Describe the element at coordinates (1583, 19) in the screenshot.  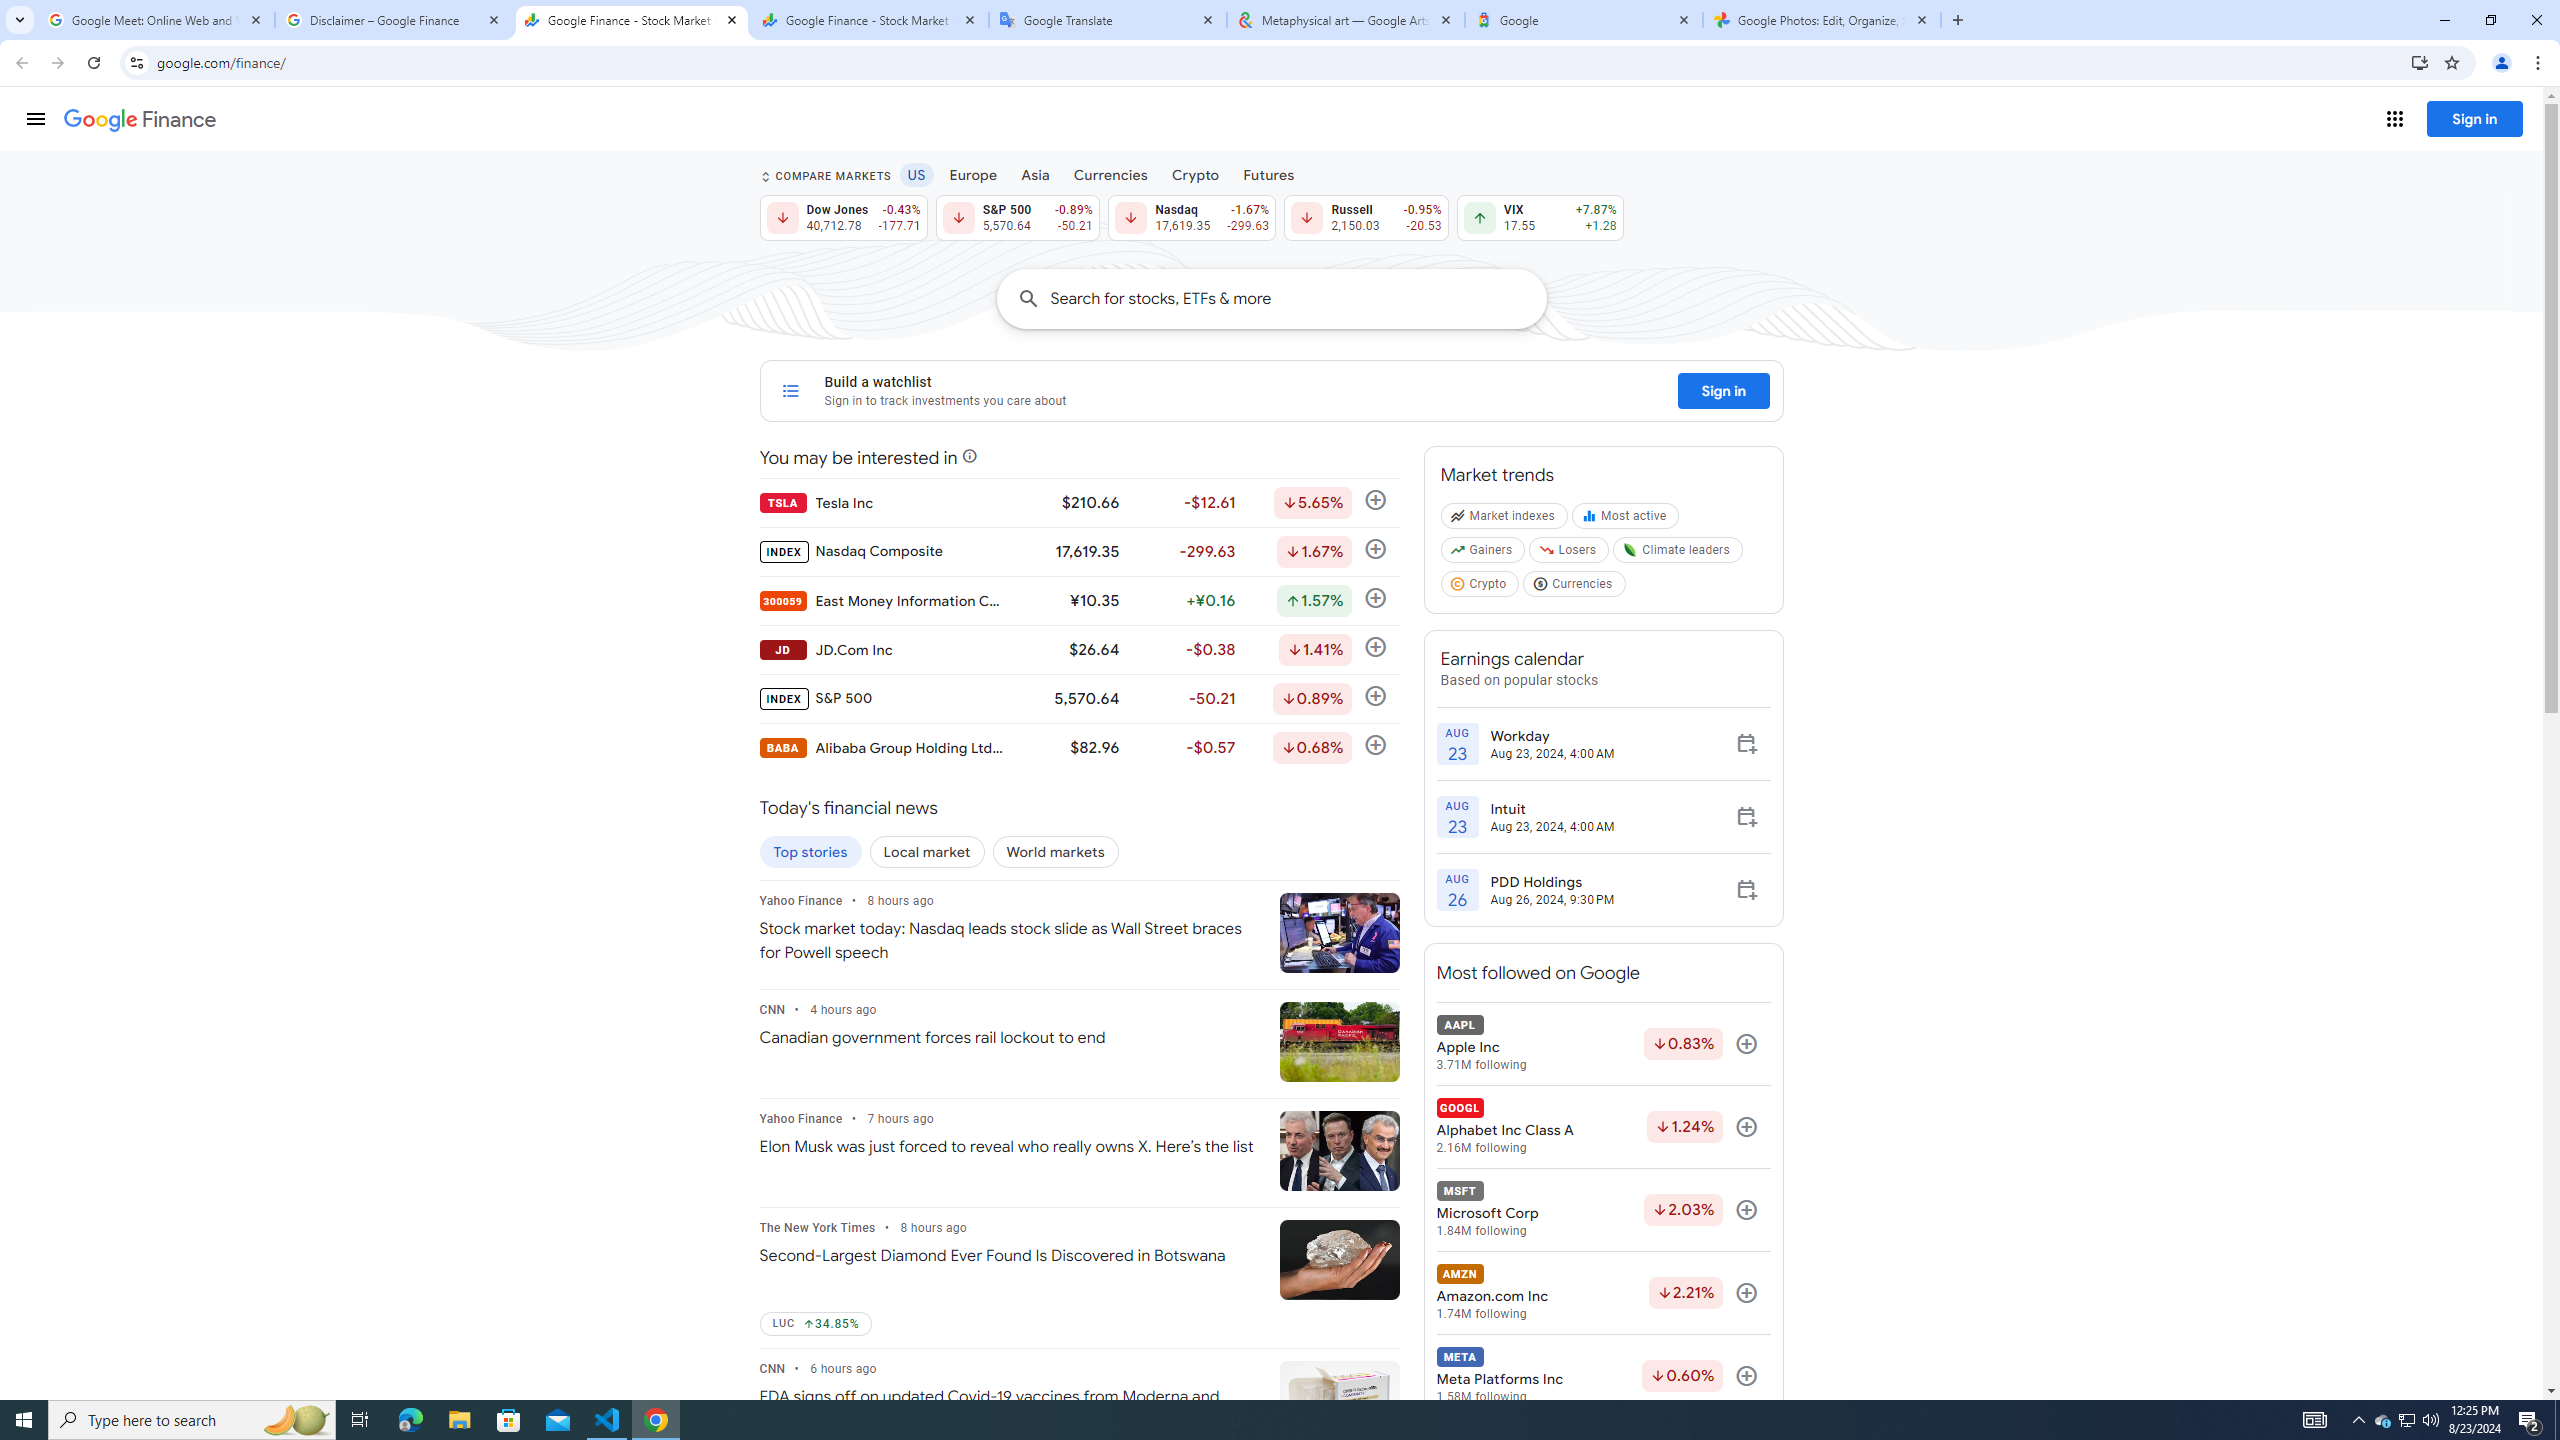
I see `'Google'` at that location.